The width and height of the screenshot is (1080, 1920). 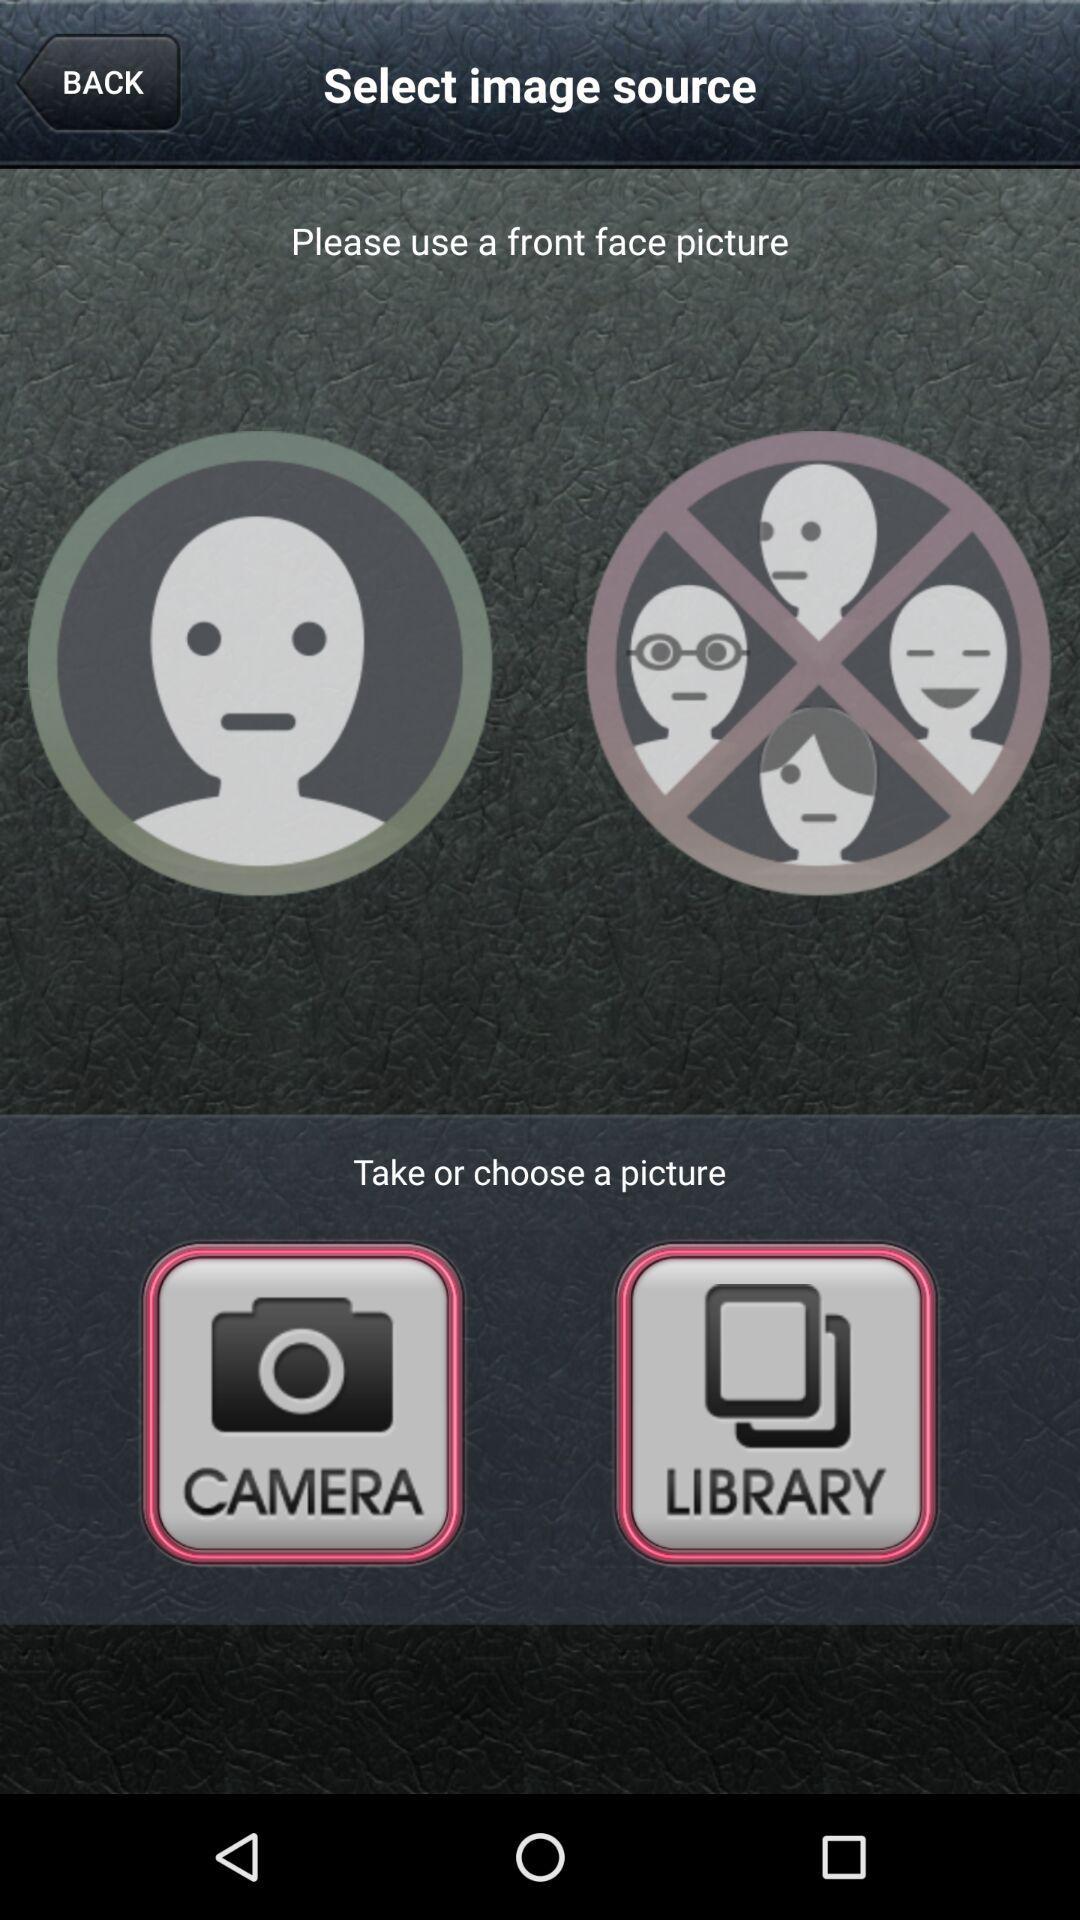 What do you see at coordinates (540, 1689) in the screenshot?
I see `icon at the bottom` at bounding box center [540, 1689].